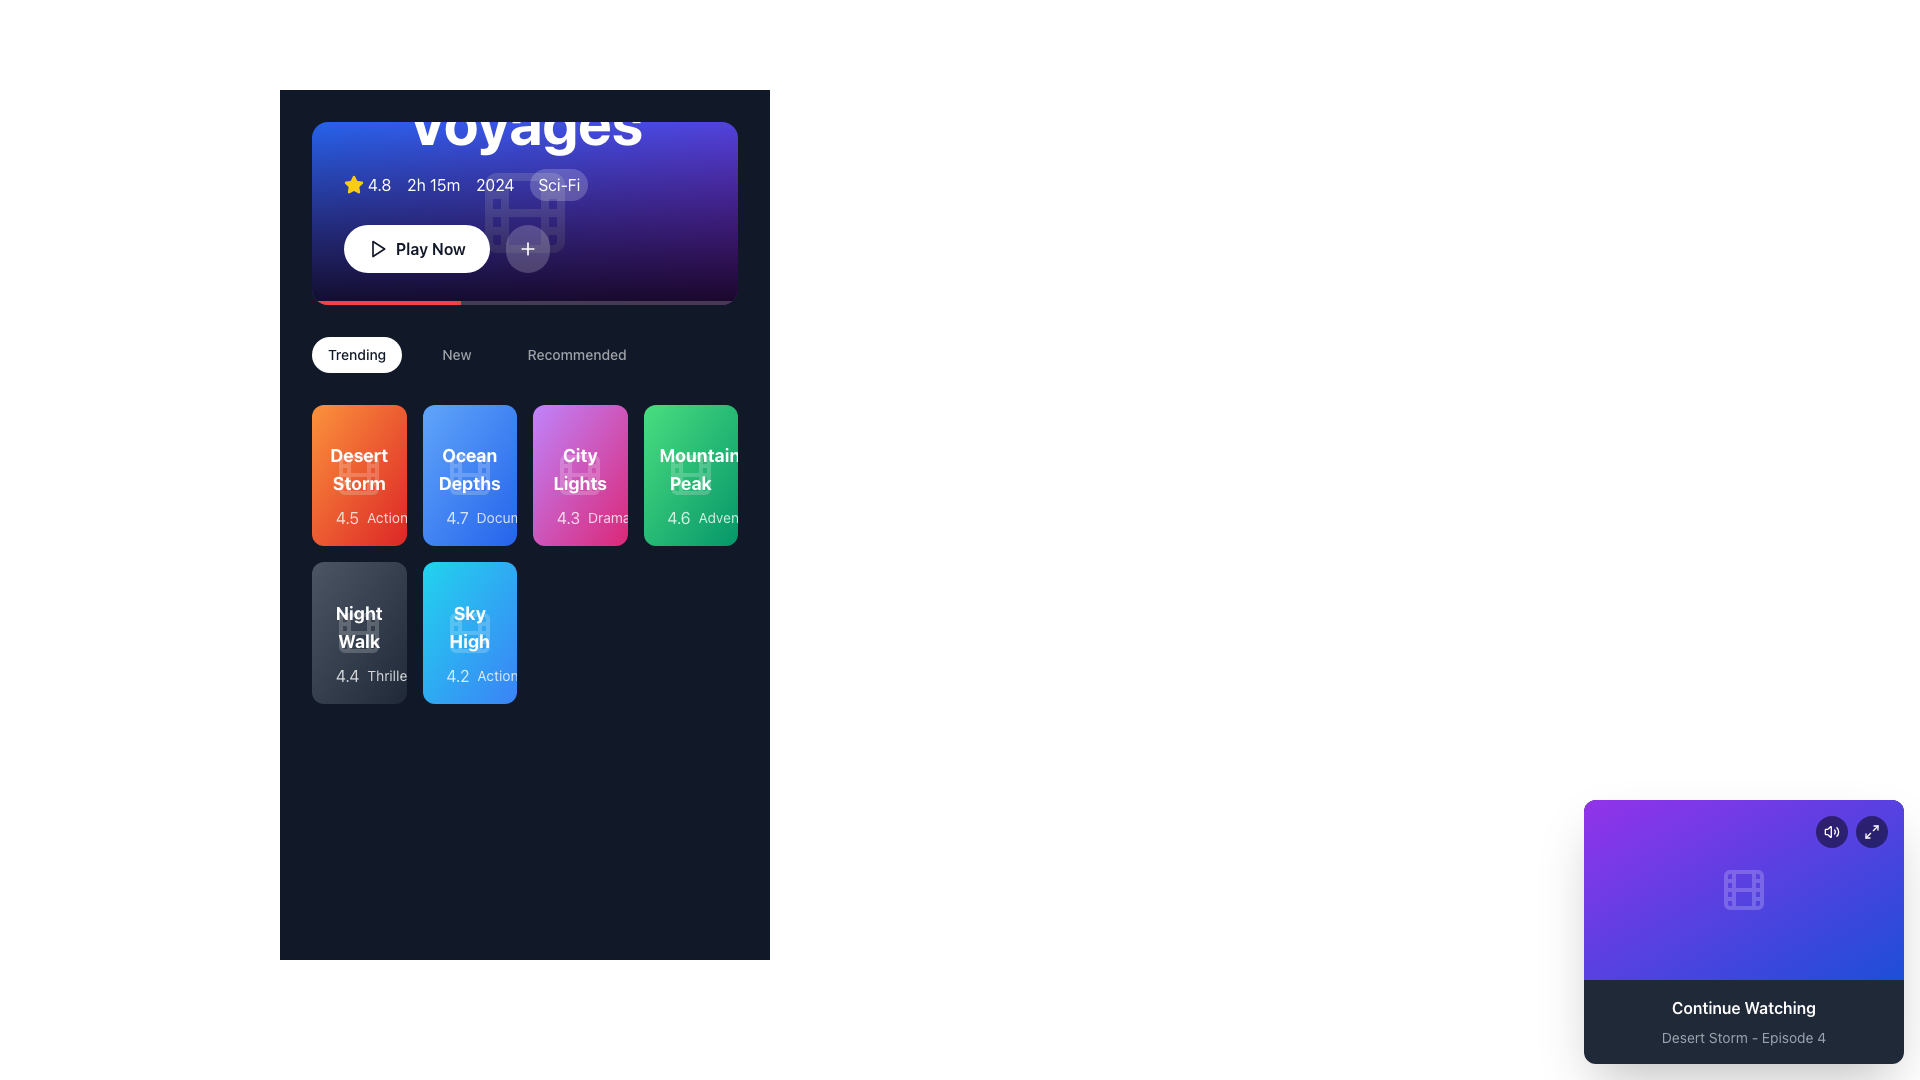 The width and height of the screenshot is (1920, 1080). I want to click on the text label displaying the duration of a media item, located between the rating '4.8' and the year '2024', near the top-left corner of the main content area, so click(432, 184).